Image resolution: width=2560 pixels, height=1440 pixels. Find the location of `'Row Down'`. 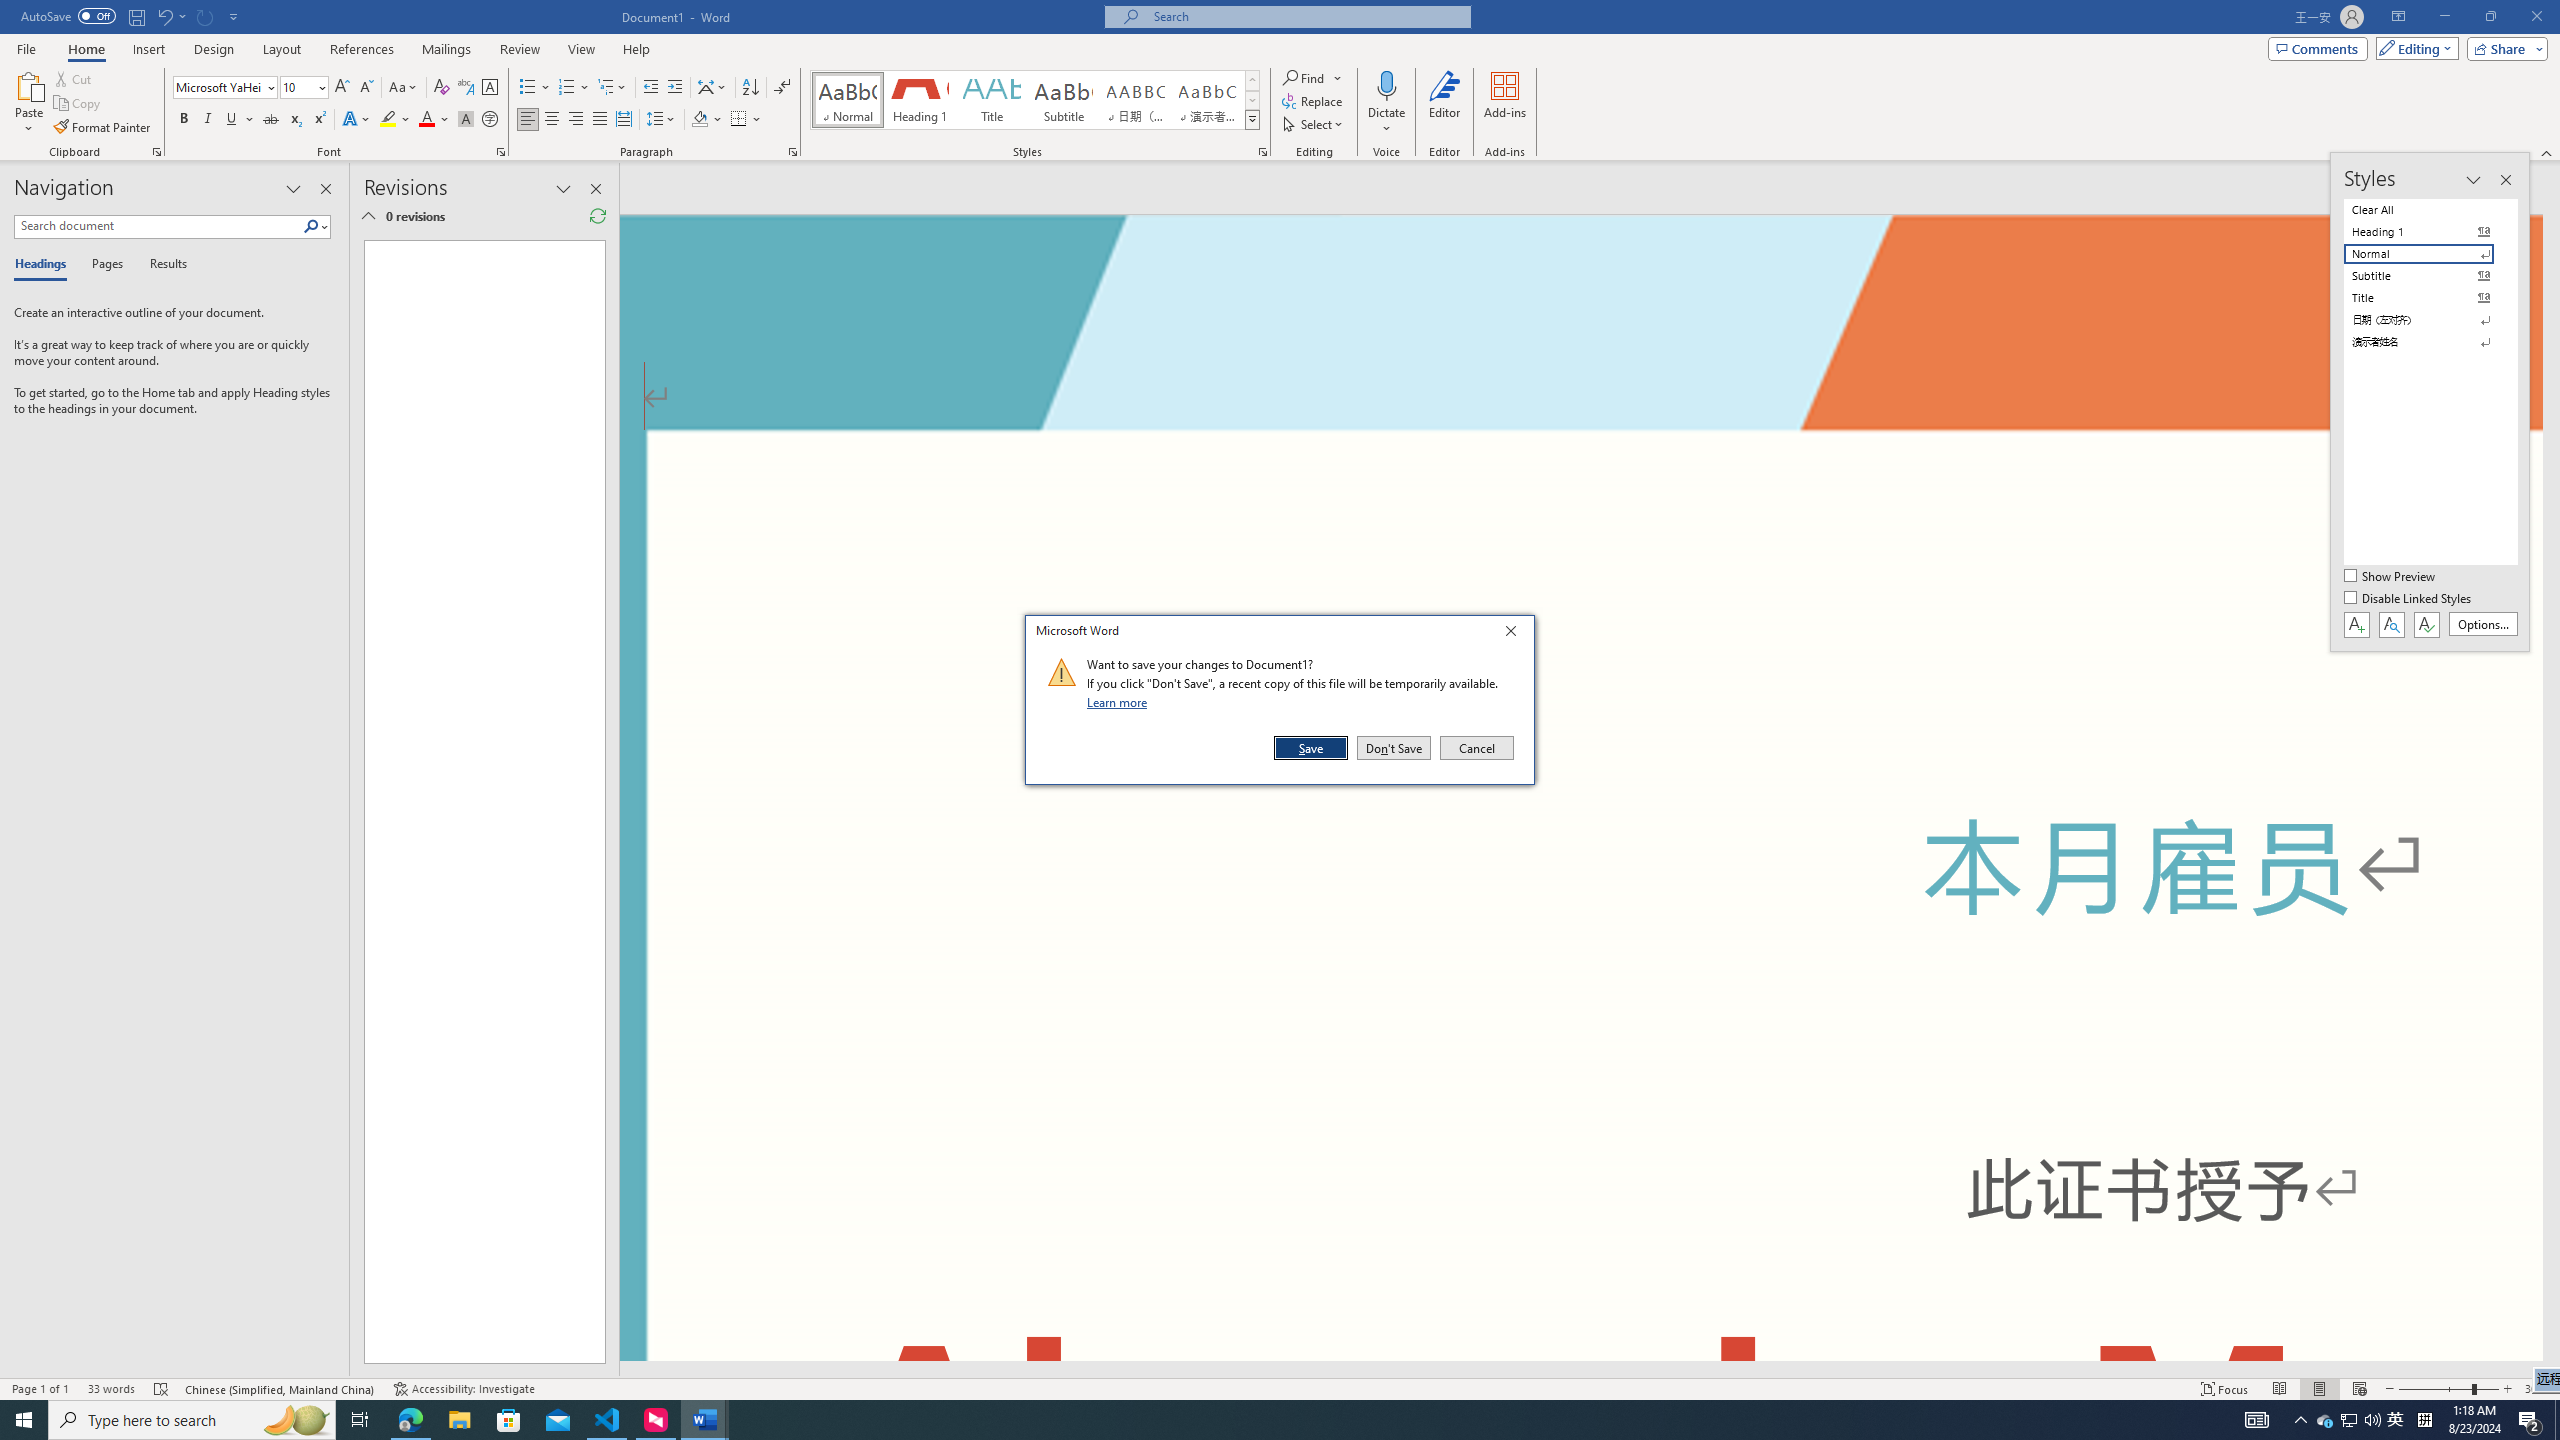

'Row Down' is located at coordinates (1251, 99).